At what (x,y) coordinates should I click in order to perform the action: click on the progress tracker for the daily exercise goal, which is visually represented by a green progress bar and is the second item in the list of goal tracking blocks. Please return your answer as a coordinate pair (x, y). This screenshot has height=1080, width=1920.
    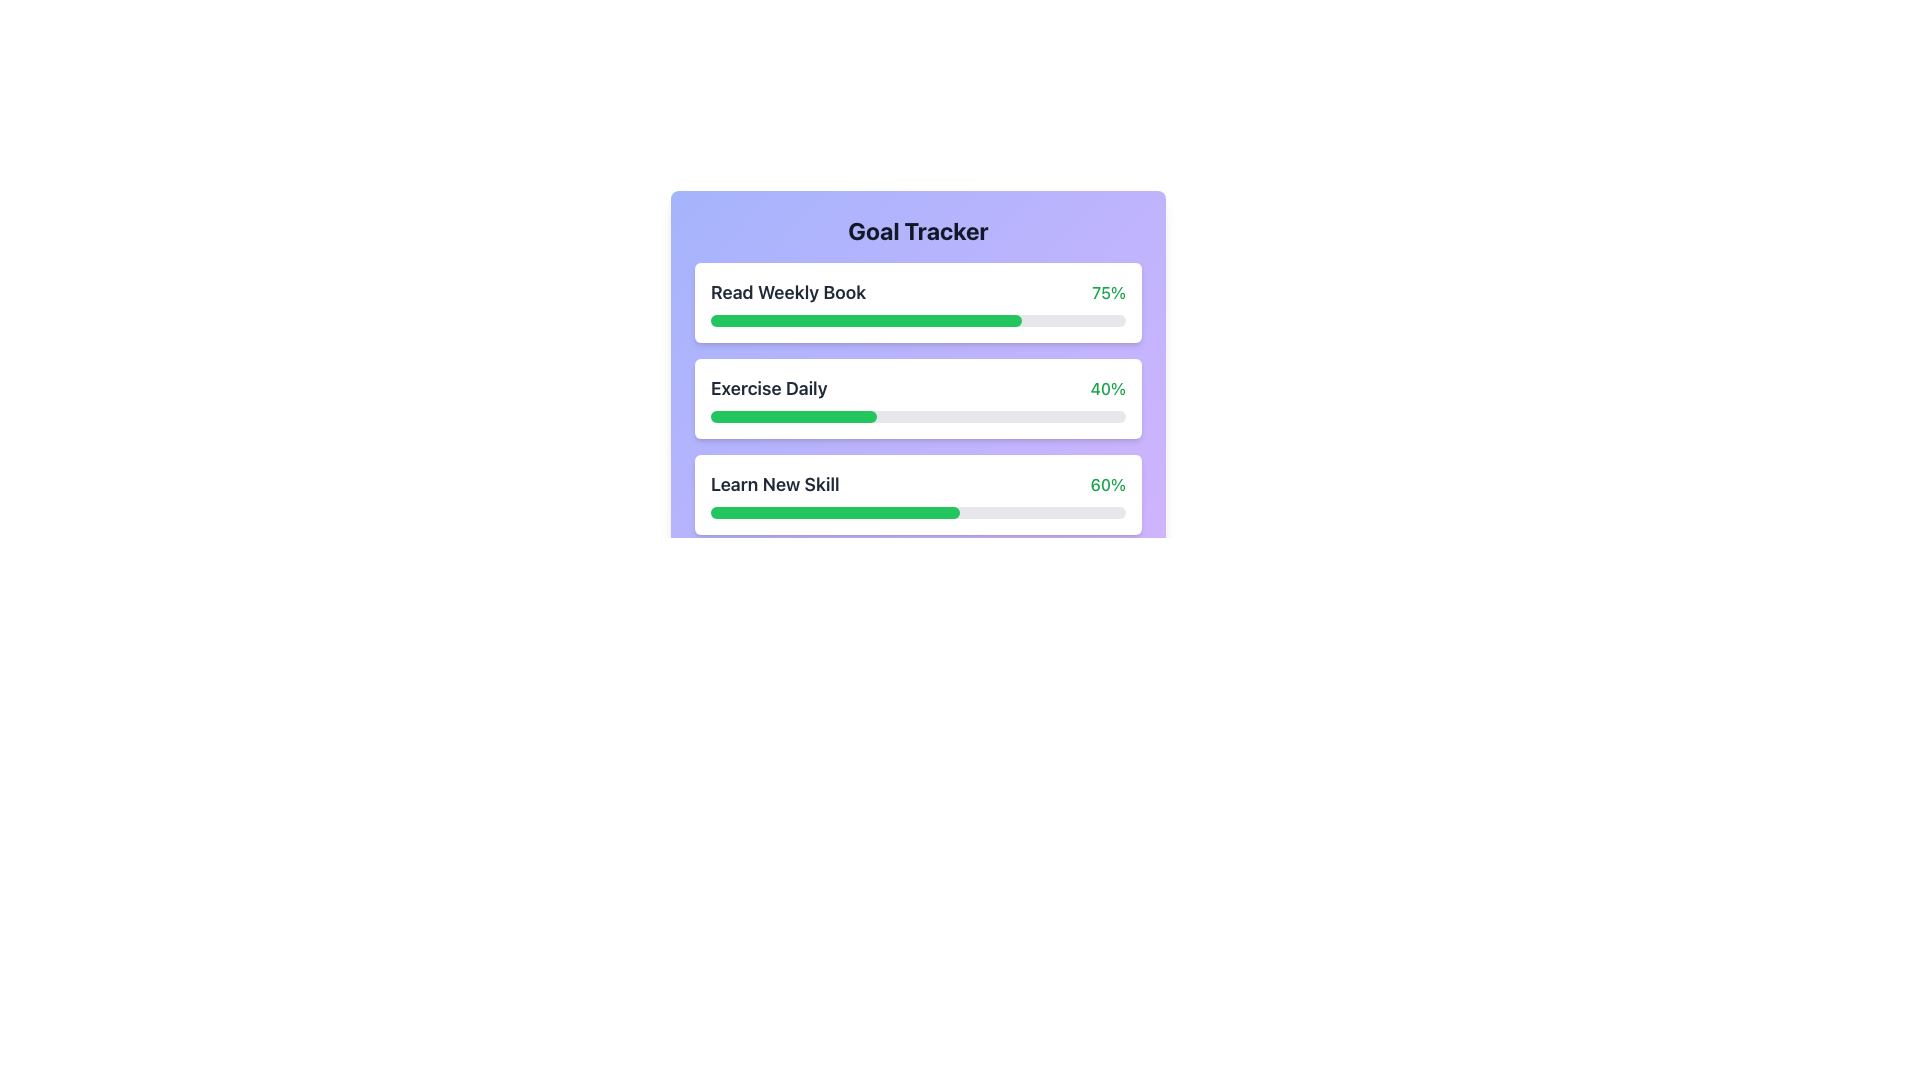
    Looking at the image, I should click on (917, 398).